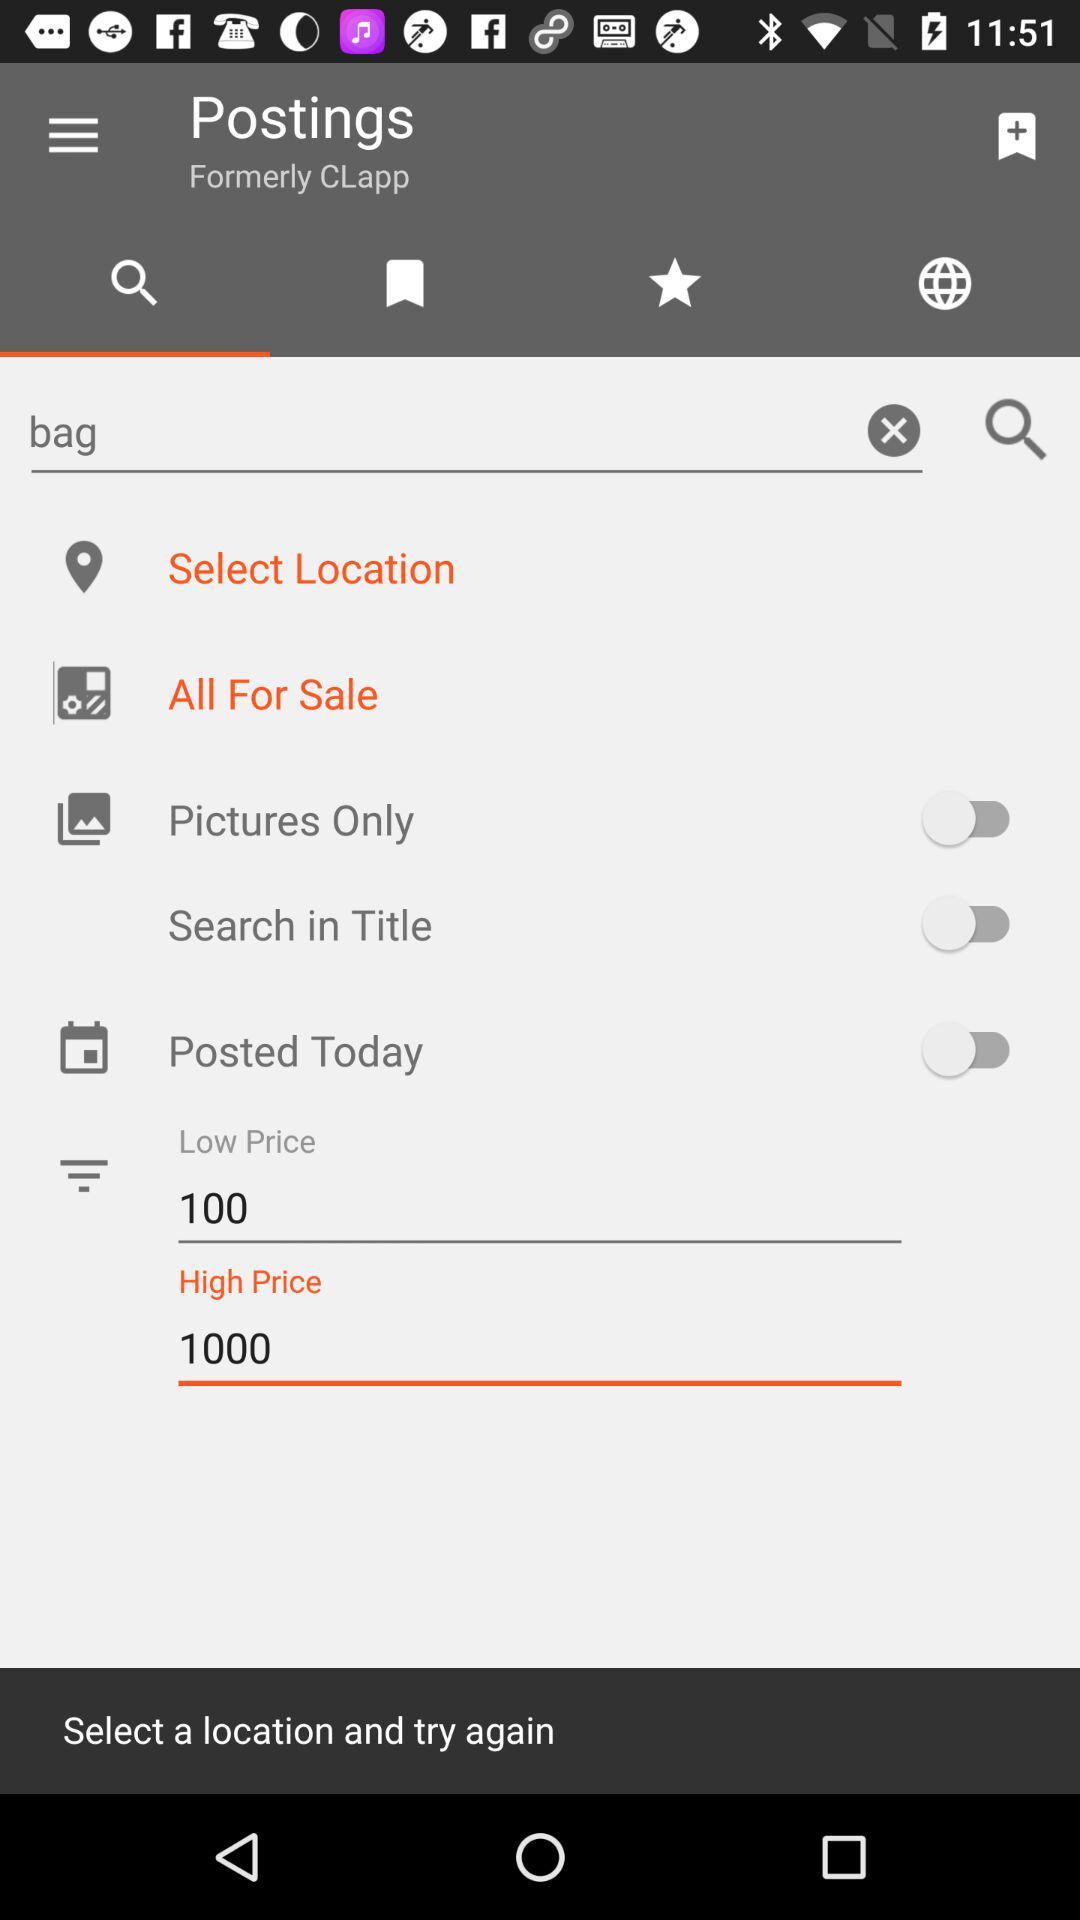 Image resolution: width=1080 pixels, height=1920 pixels. Describe the element at coordinates (974, 818) in the screenshot. I see `pictures only` at that location.